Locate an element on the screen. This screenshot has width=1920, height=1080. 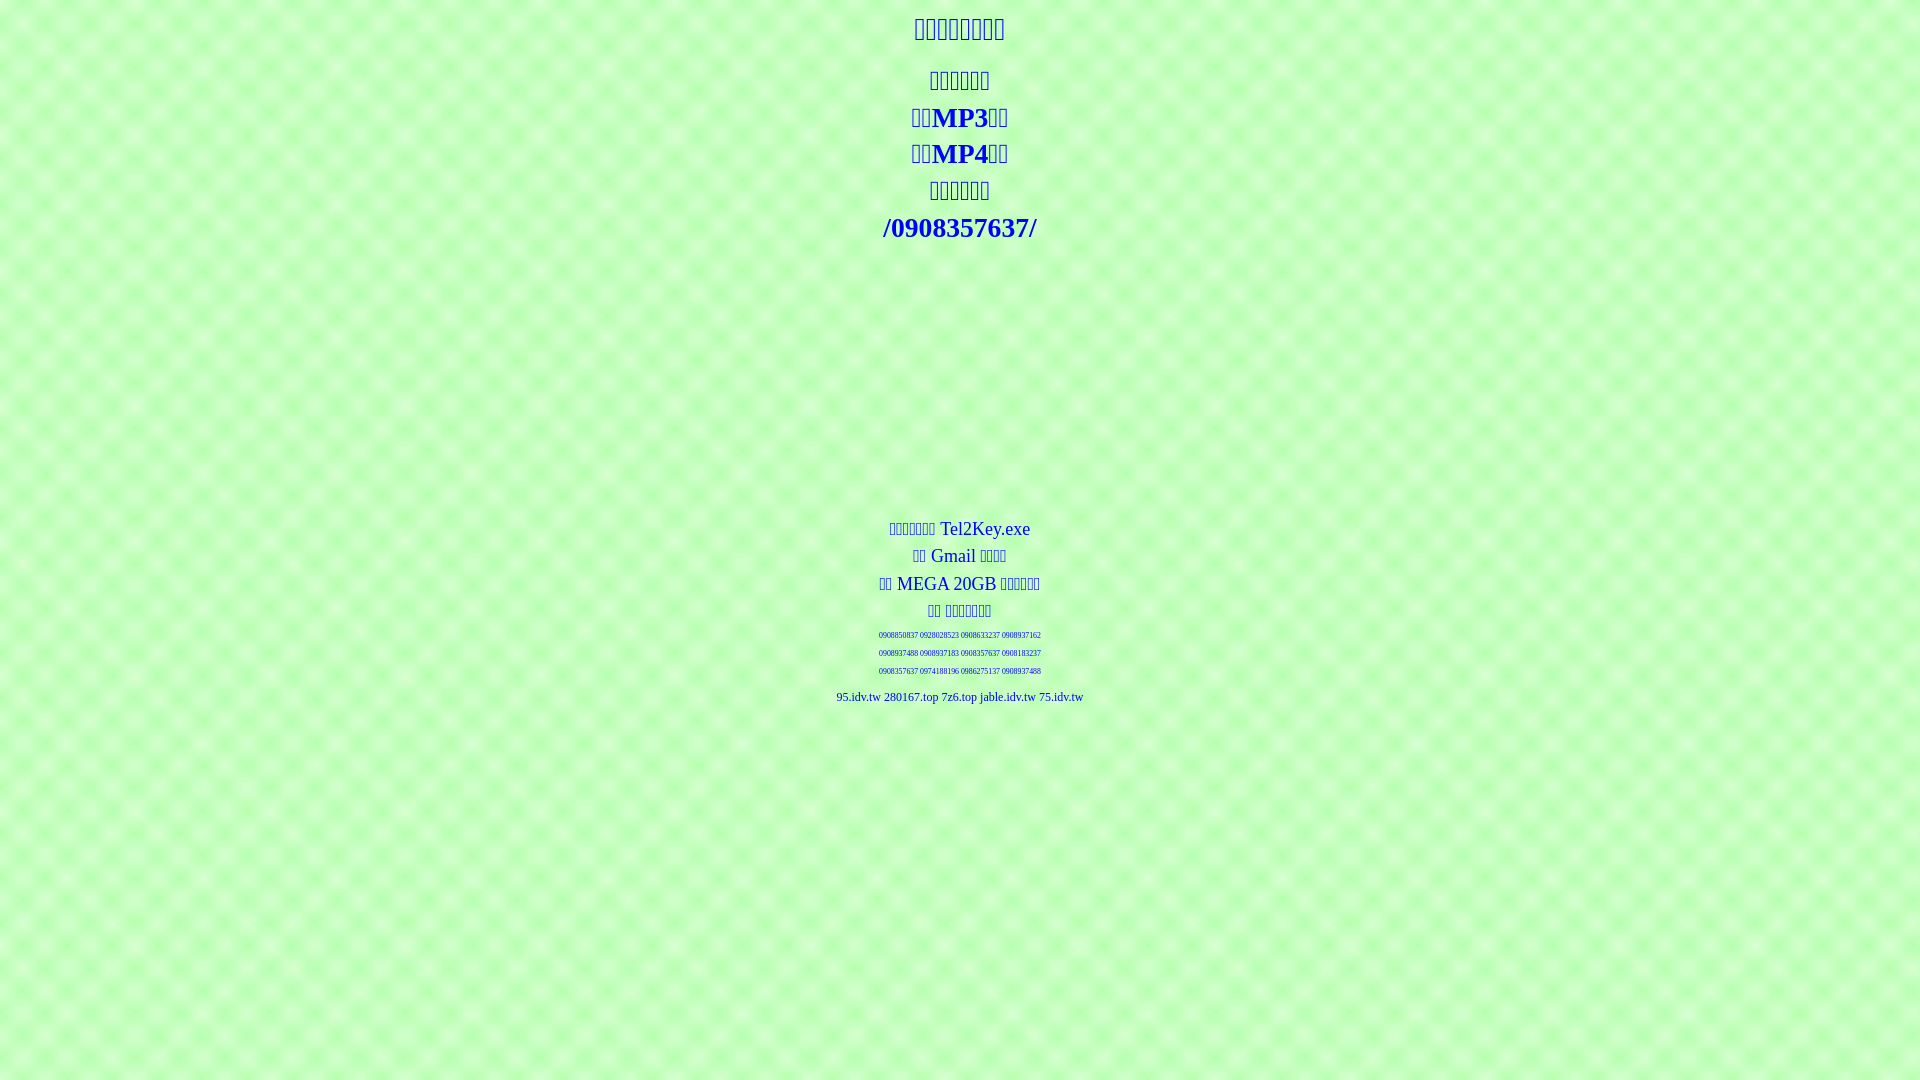
'0908937488' is located at coordinates (897, 653).